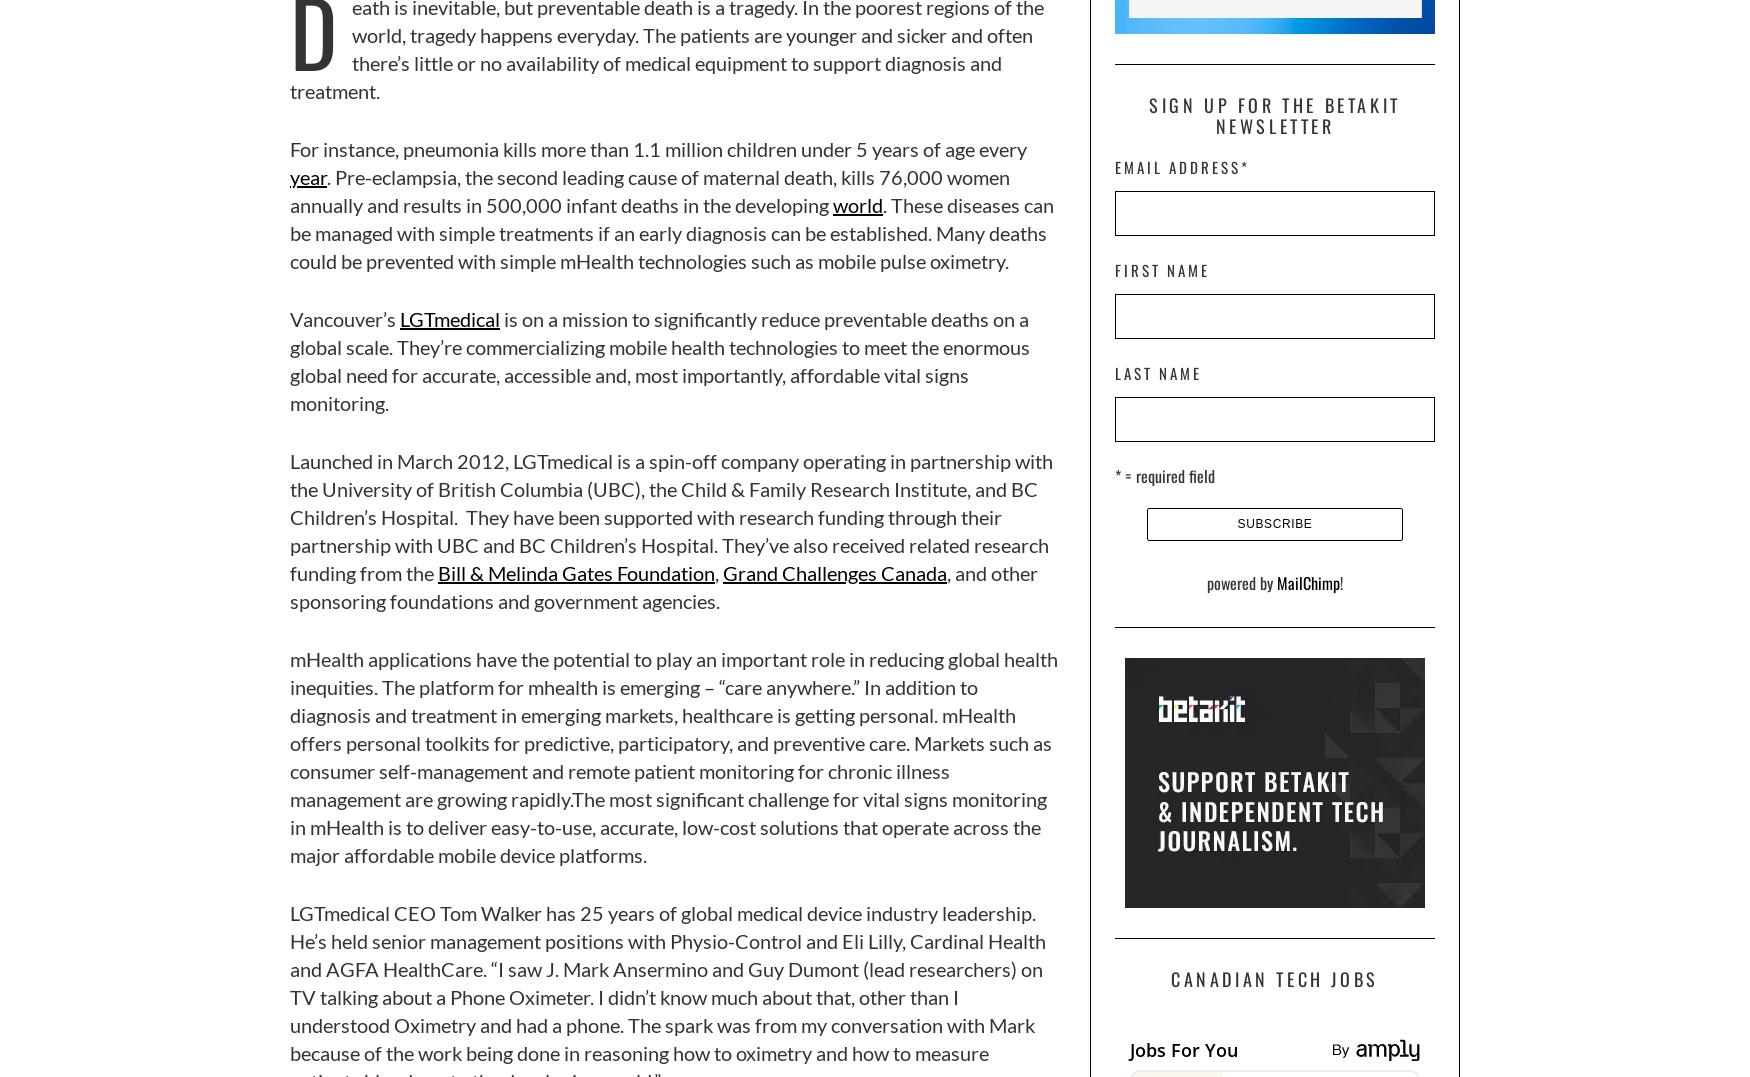  I want to click on 'MailChimp', so click(1307, 581).